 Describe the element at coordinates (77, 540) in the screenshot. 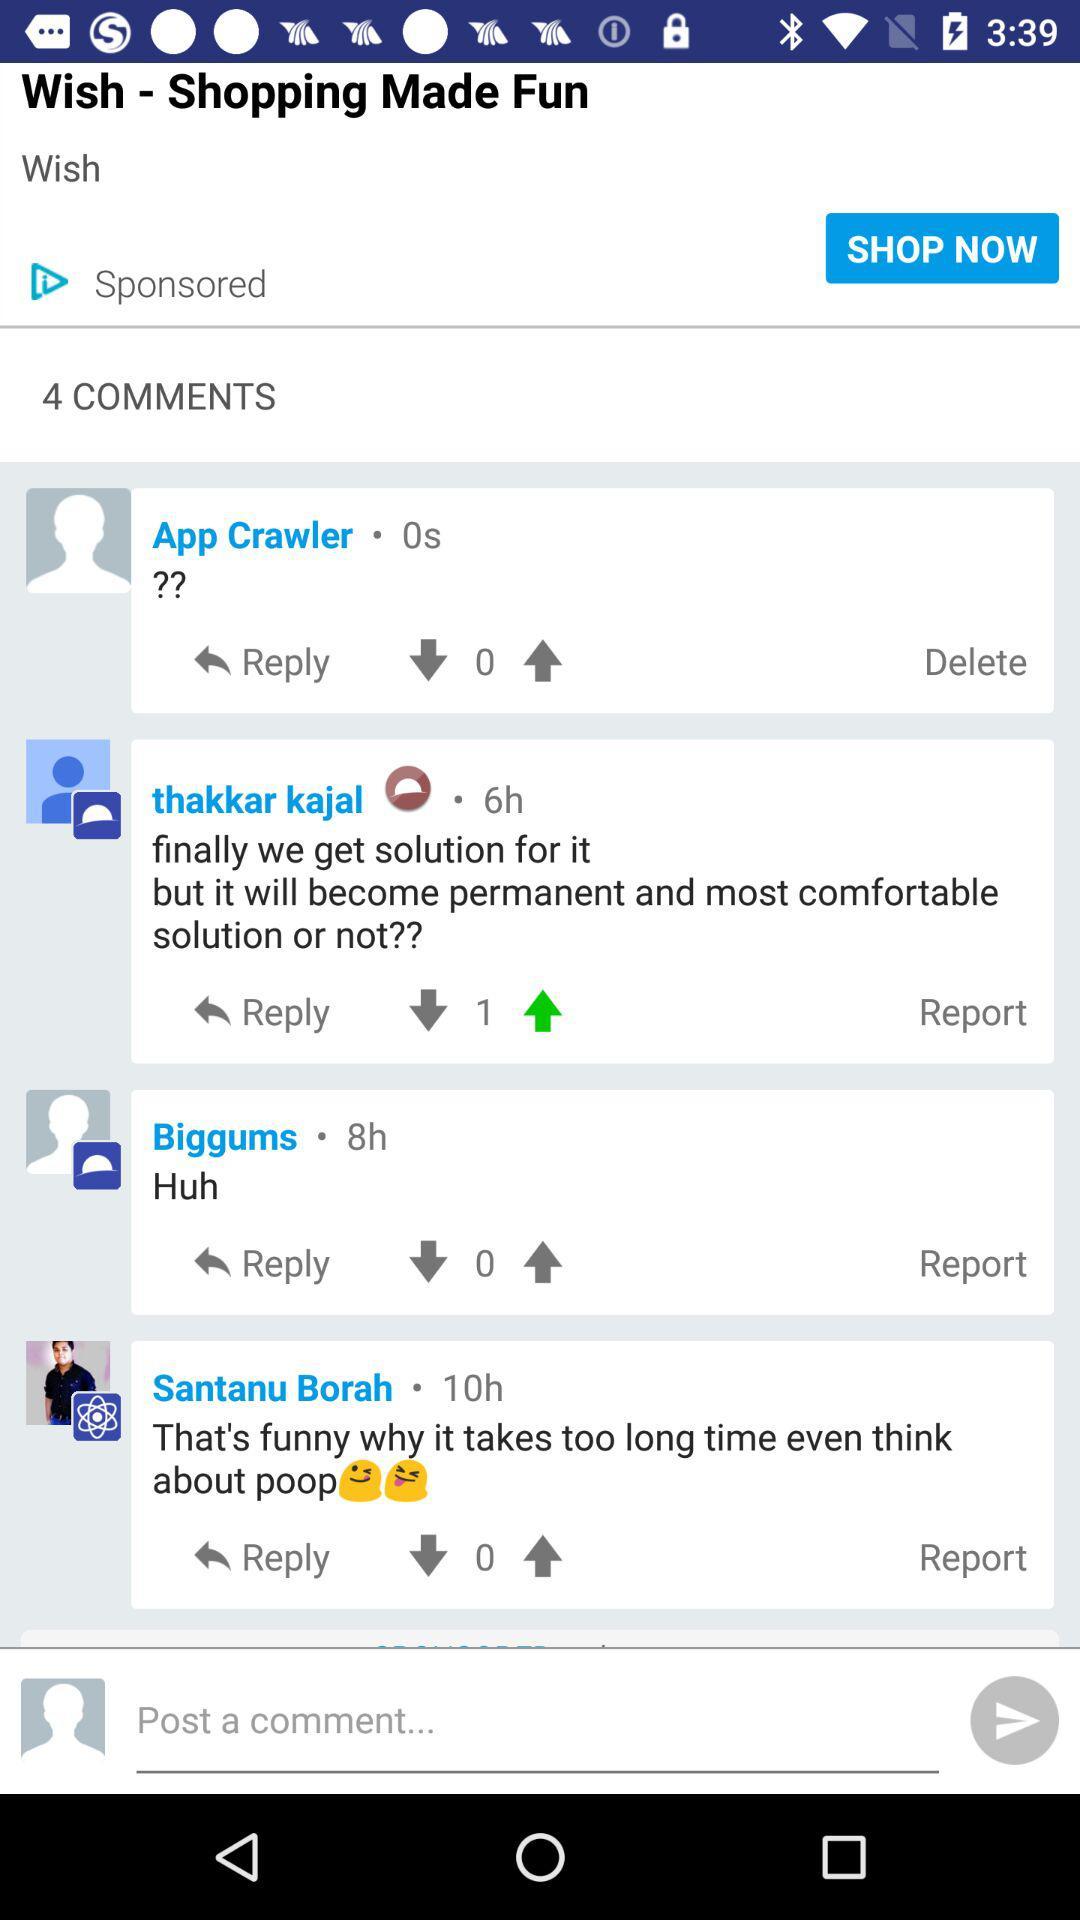

I see `the image which is before the app crawler` at that location.